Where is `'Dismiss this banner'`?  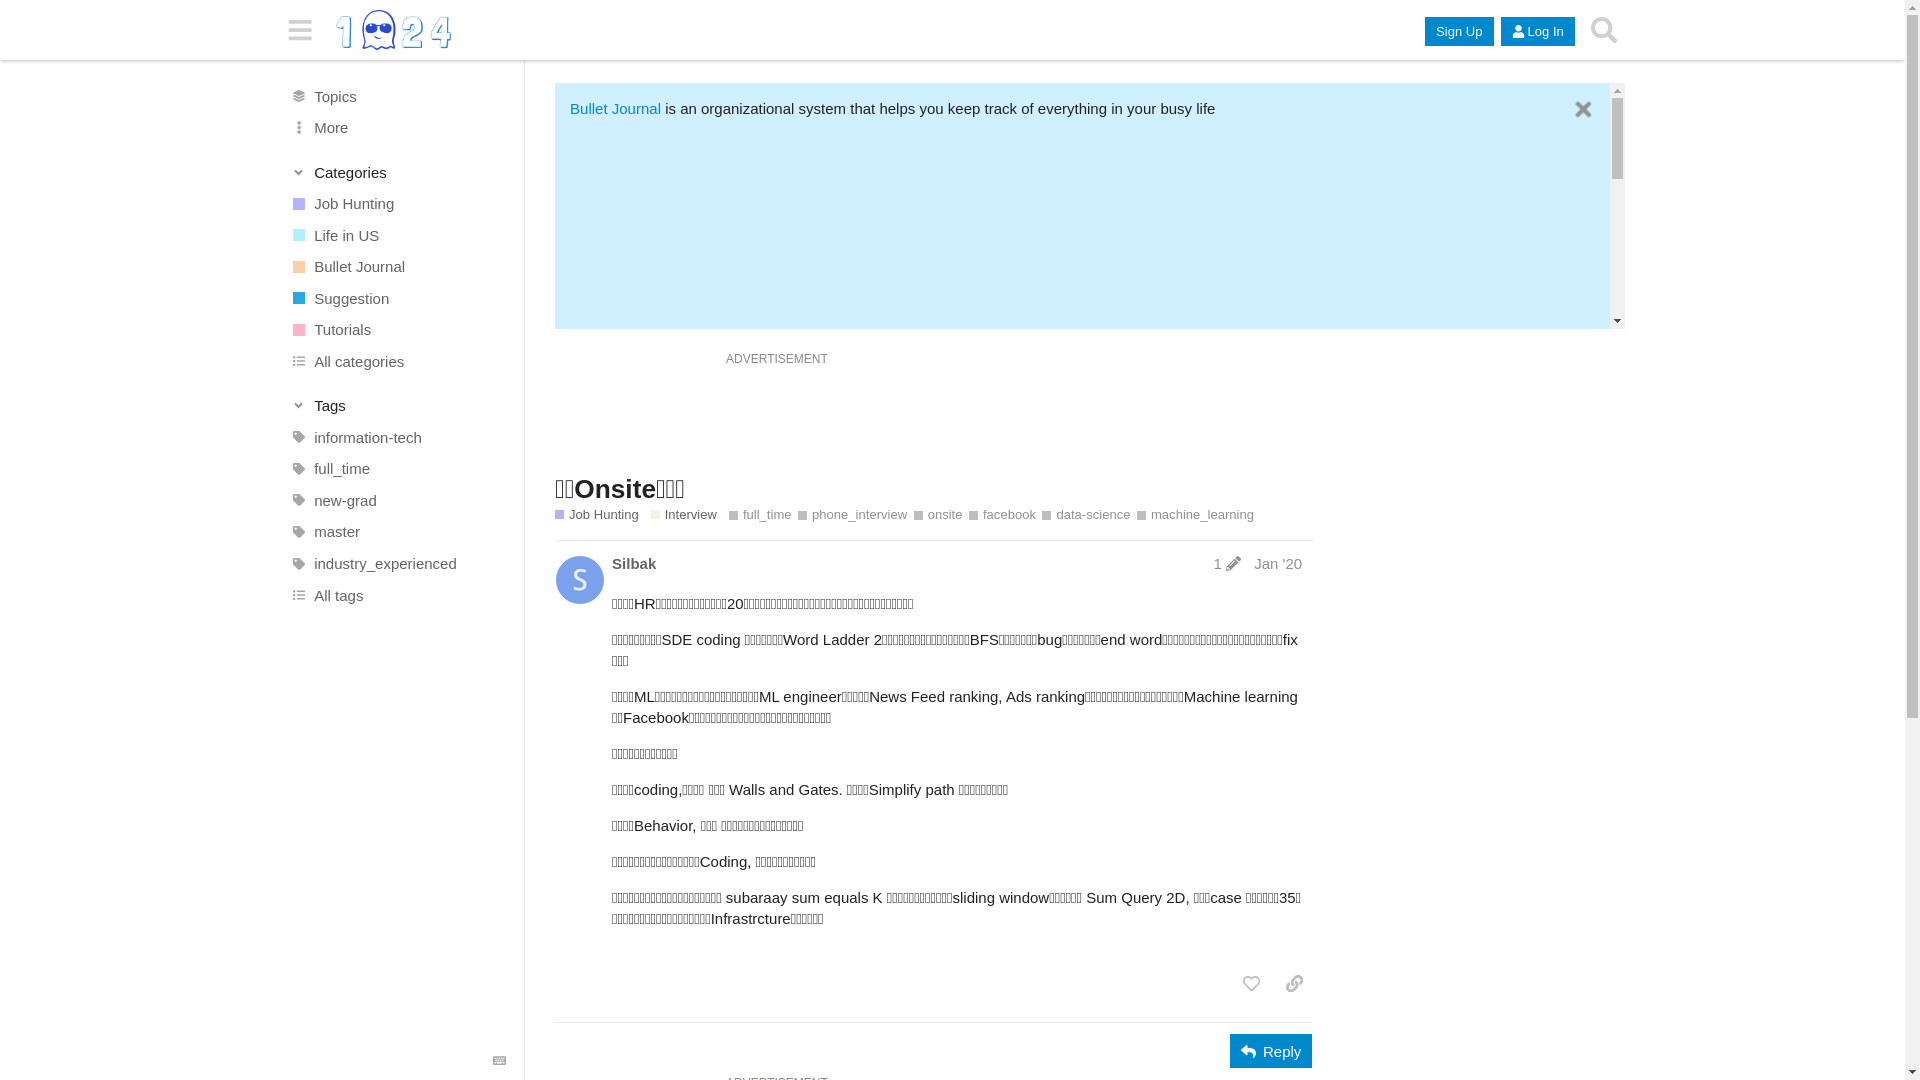
'Dismiss this banner' is located at coordinates (1570, 109).